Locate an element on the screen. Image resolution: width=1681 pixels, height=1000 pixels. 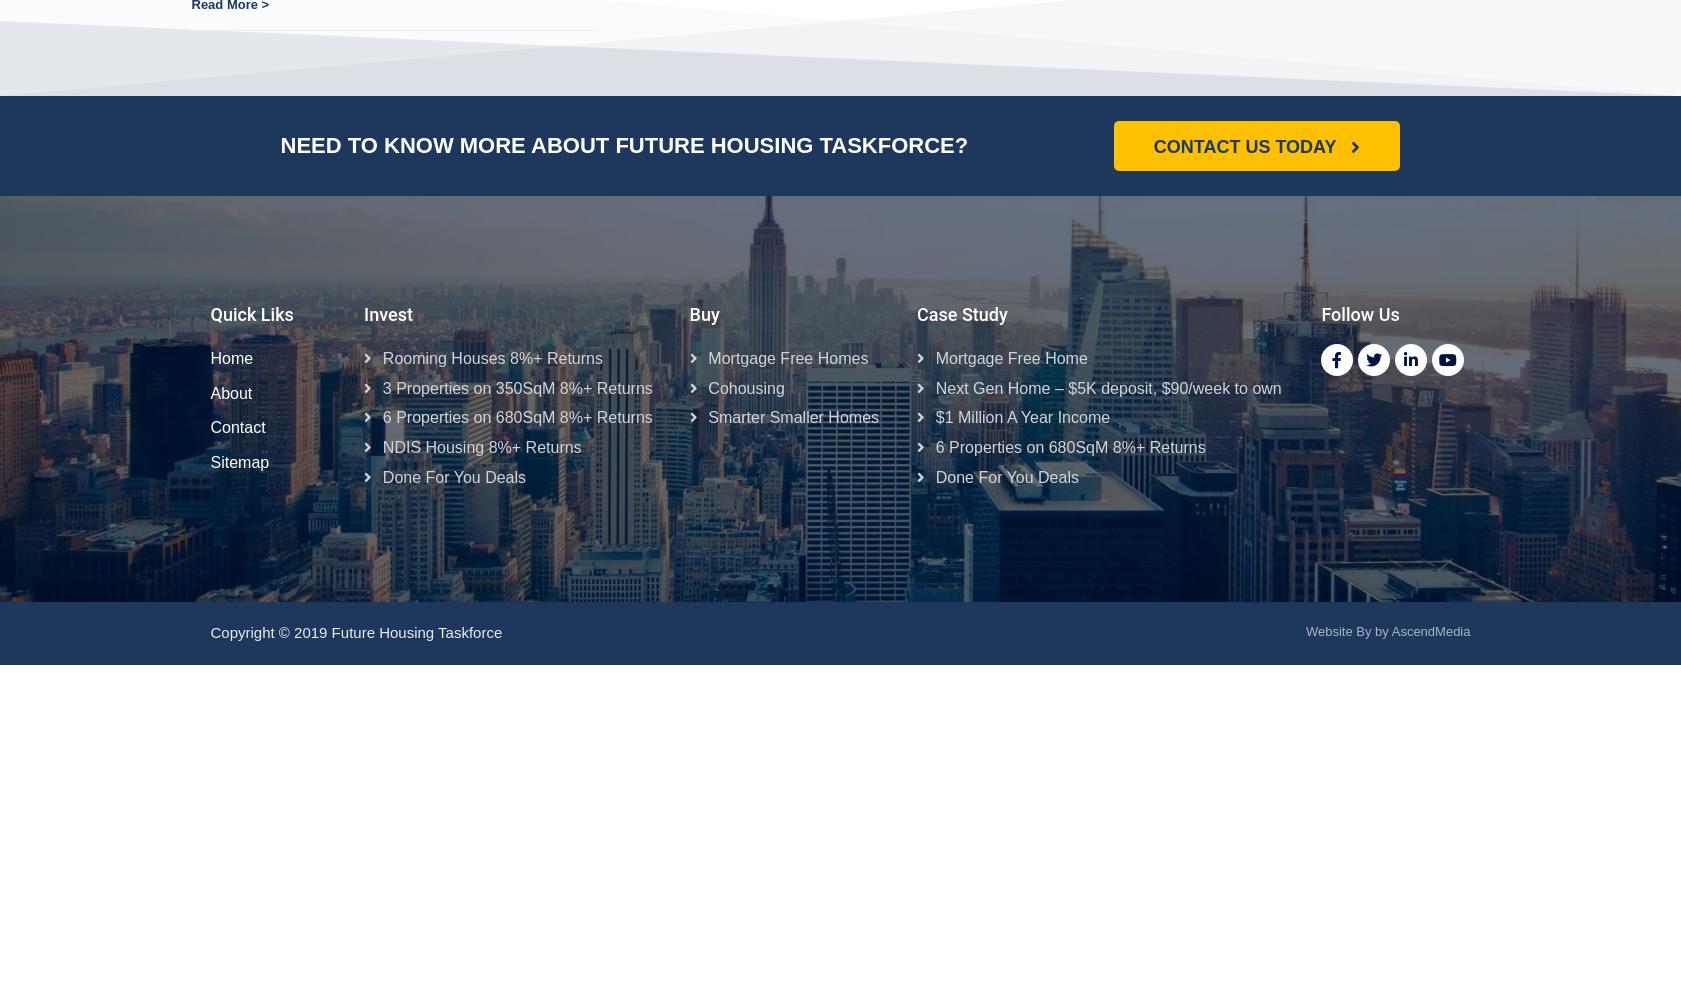
'Invest' is located at coordinates (386, 313).